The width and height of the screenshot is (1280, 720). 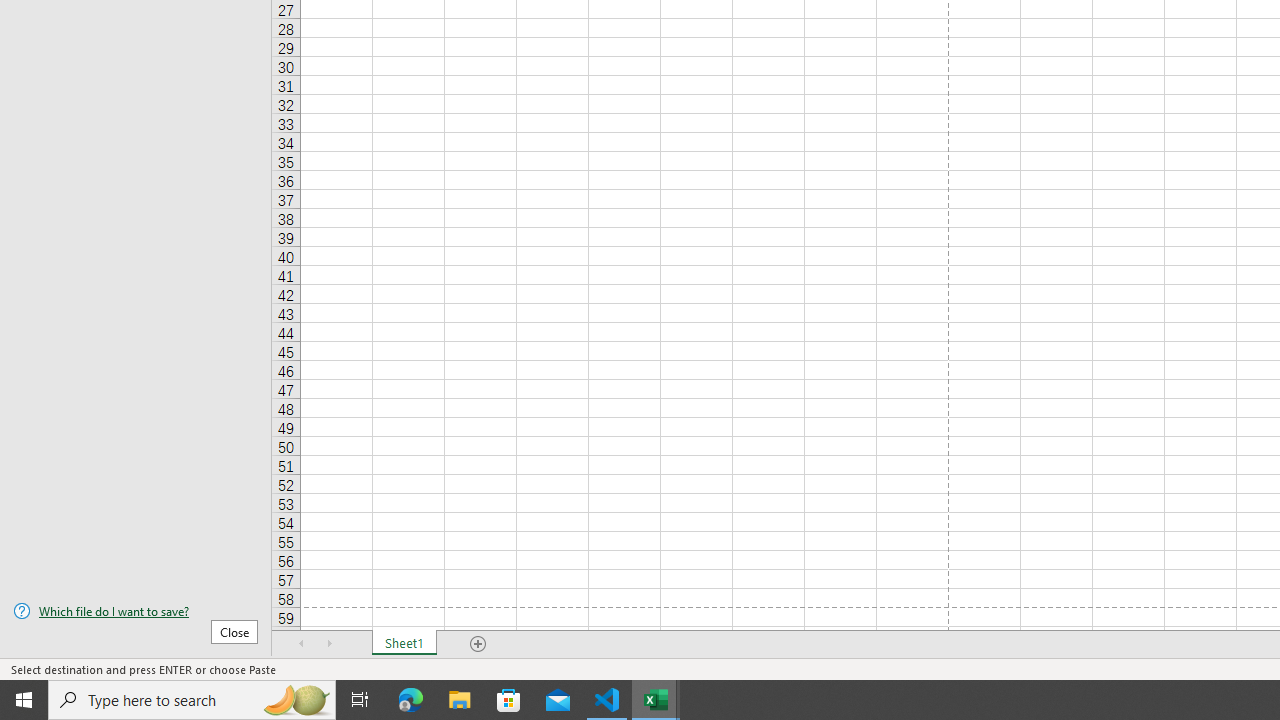 I want to click on 'Microsoft Edge', so click(x=410, y=698).